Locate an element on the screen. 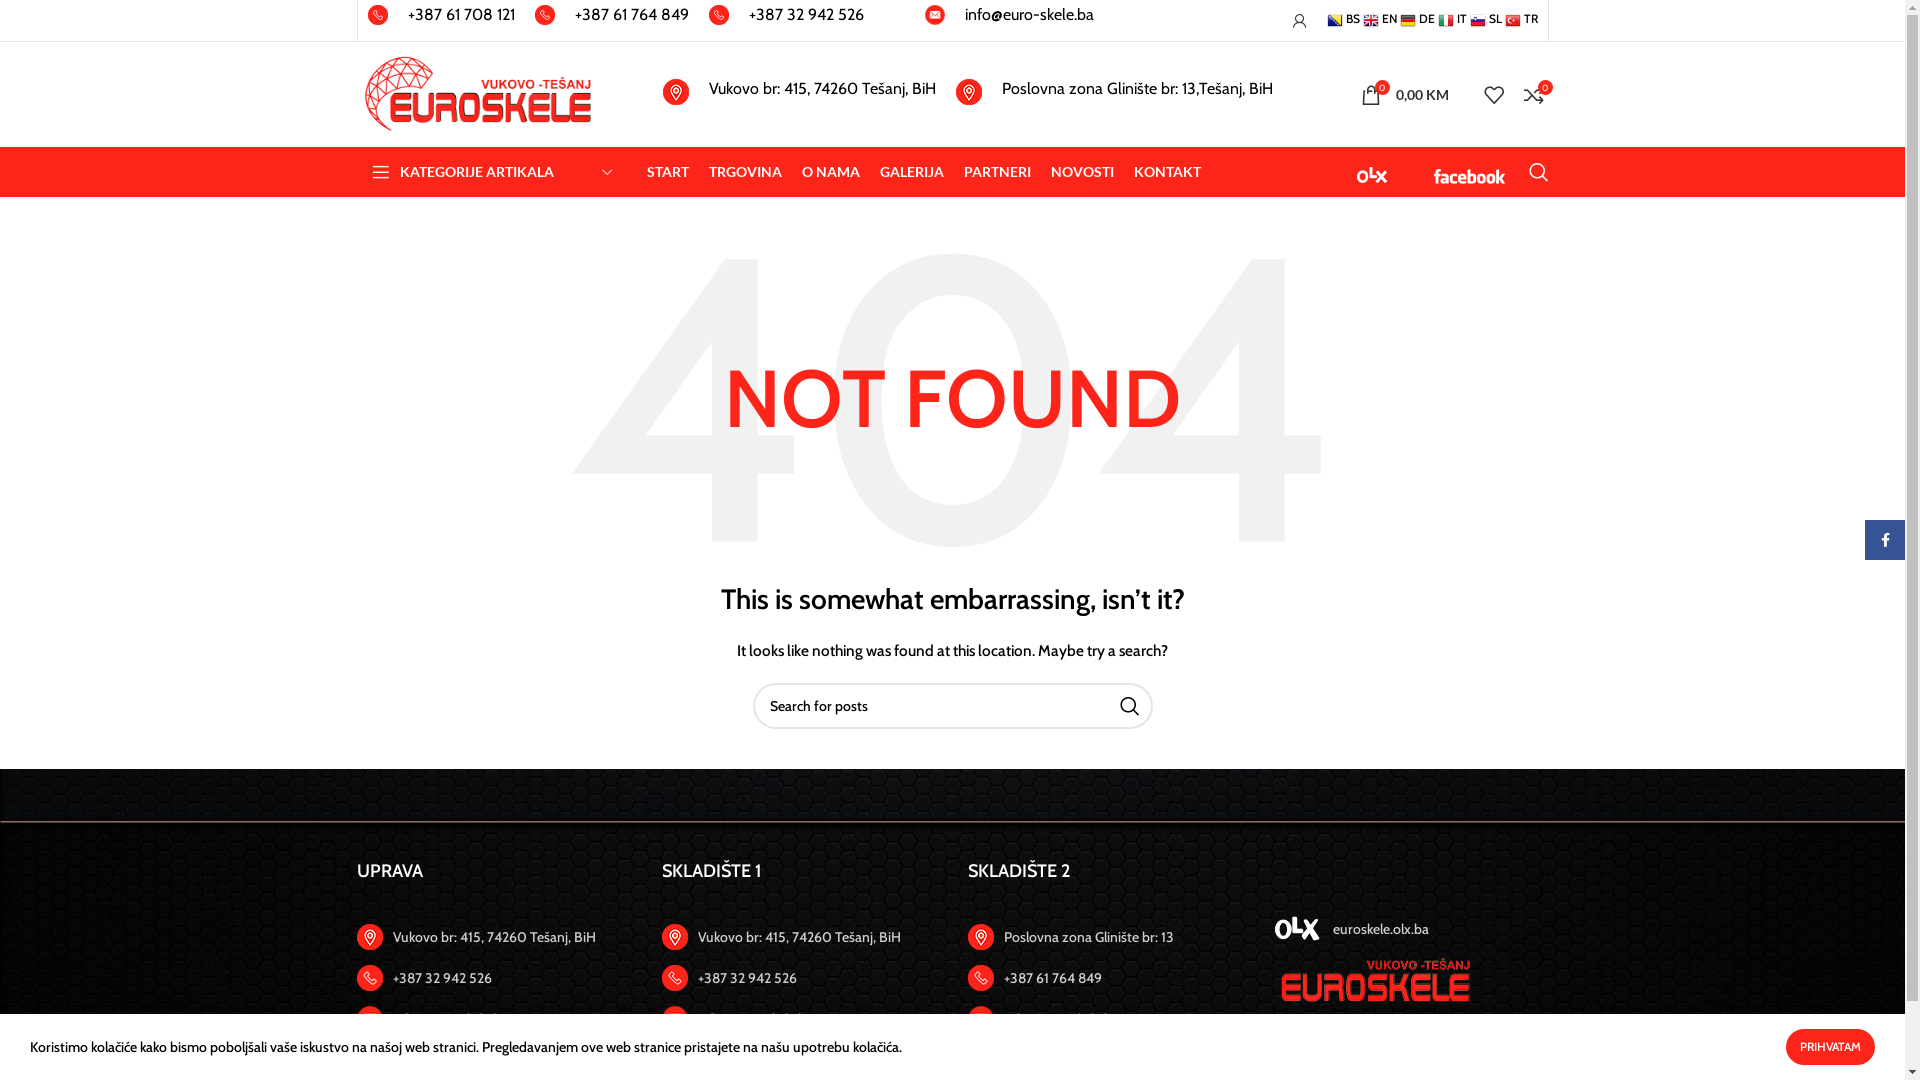 The height and width of the screenshot is (1080, 1920). 'mailred' is located at coordinates (923, 15).